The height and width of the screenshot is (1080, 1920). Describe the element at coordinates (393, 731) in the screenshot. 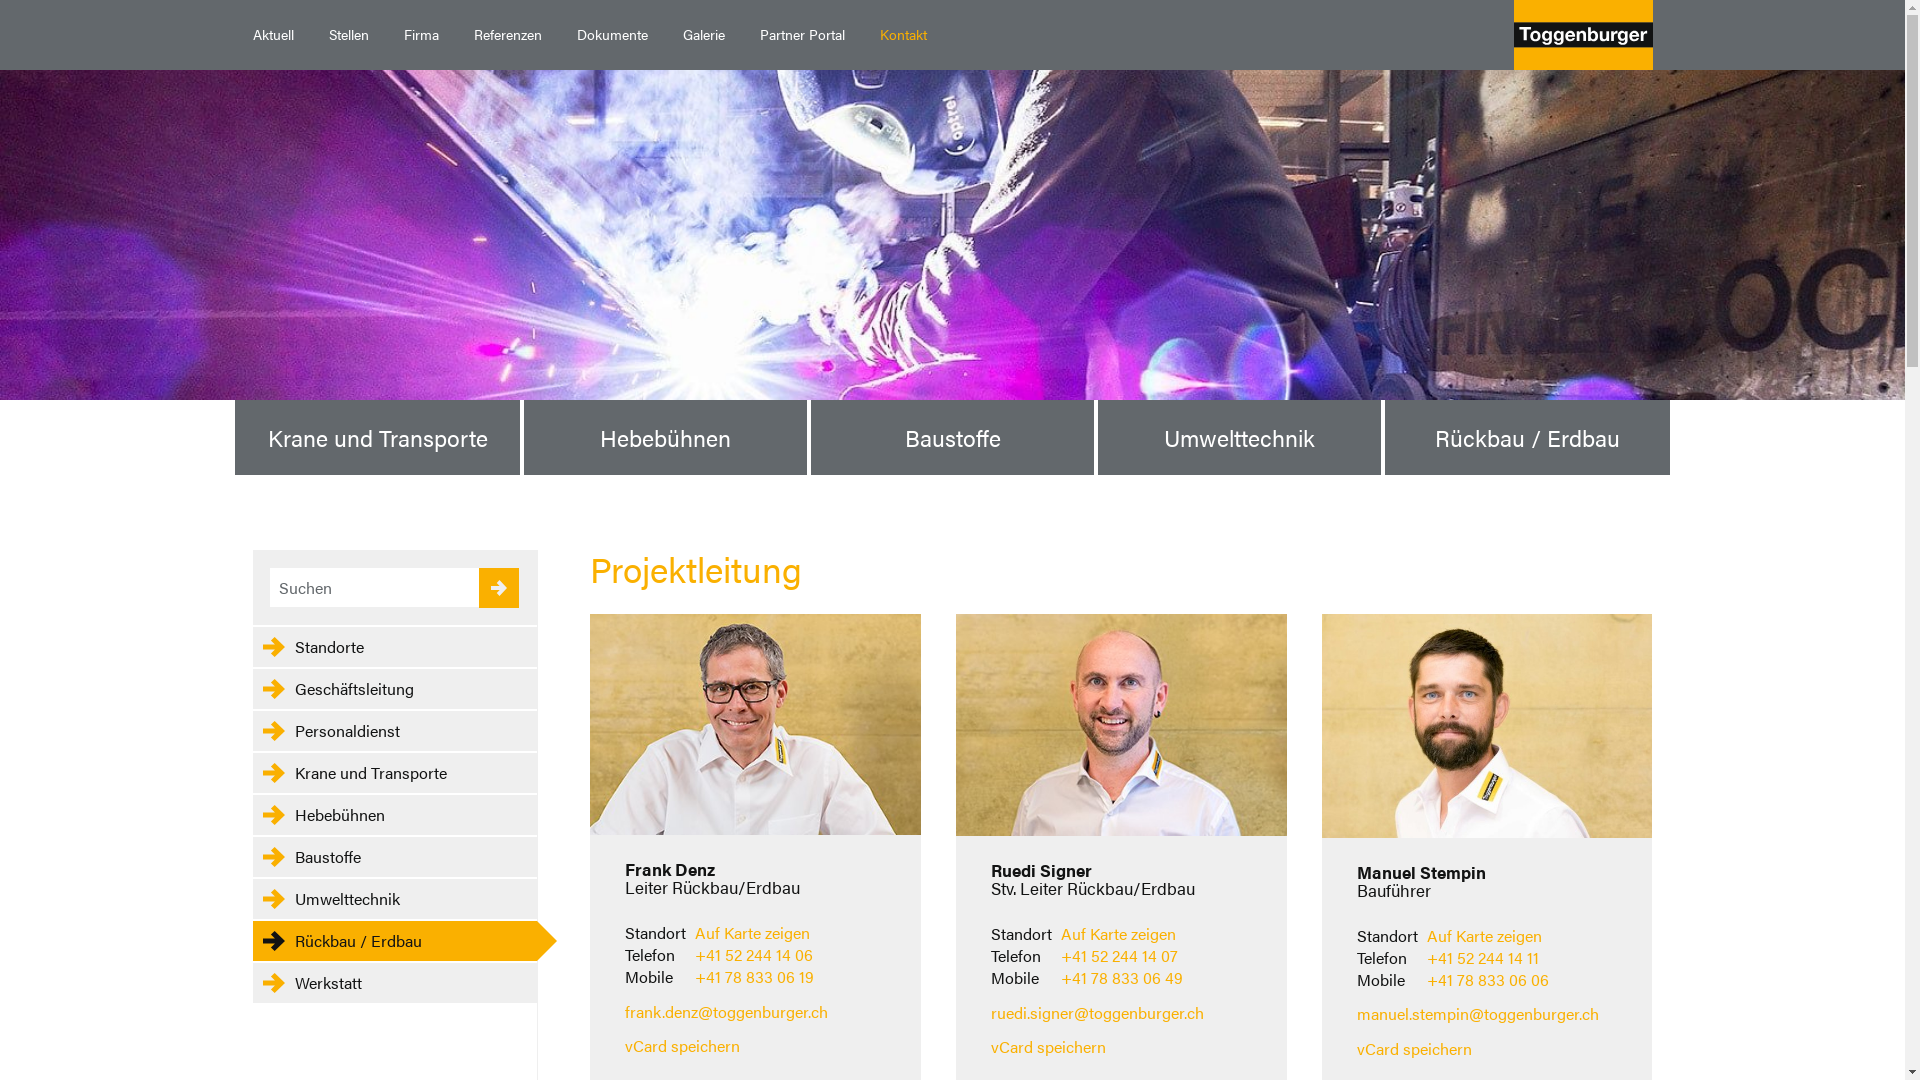

I see `'Personaldienst'` at that location.